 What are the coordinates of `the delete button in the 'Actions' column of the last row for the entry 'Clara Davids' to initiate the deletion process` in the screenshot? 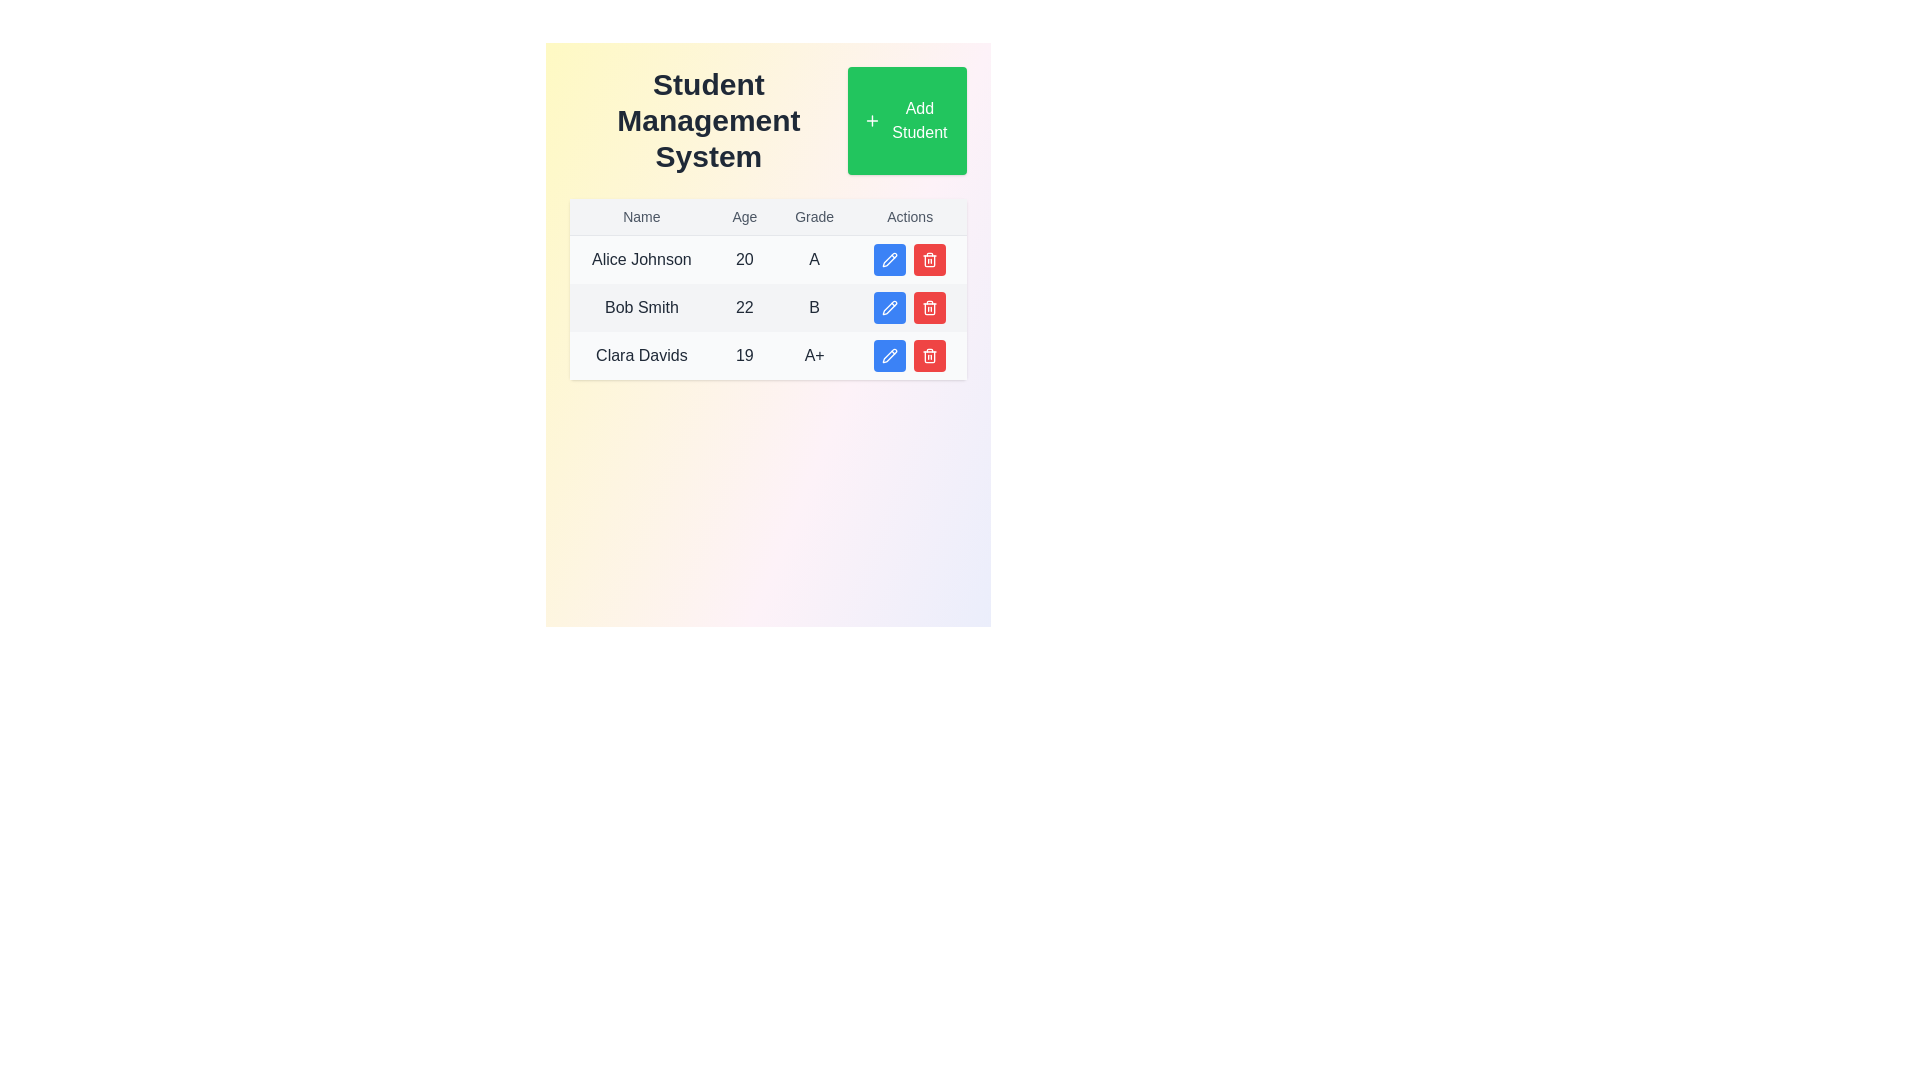 It's located at (929, 354).